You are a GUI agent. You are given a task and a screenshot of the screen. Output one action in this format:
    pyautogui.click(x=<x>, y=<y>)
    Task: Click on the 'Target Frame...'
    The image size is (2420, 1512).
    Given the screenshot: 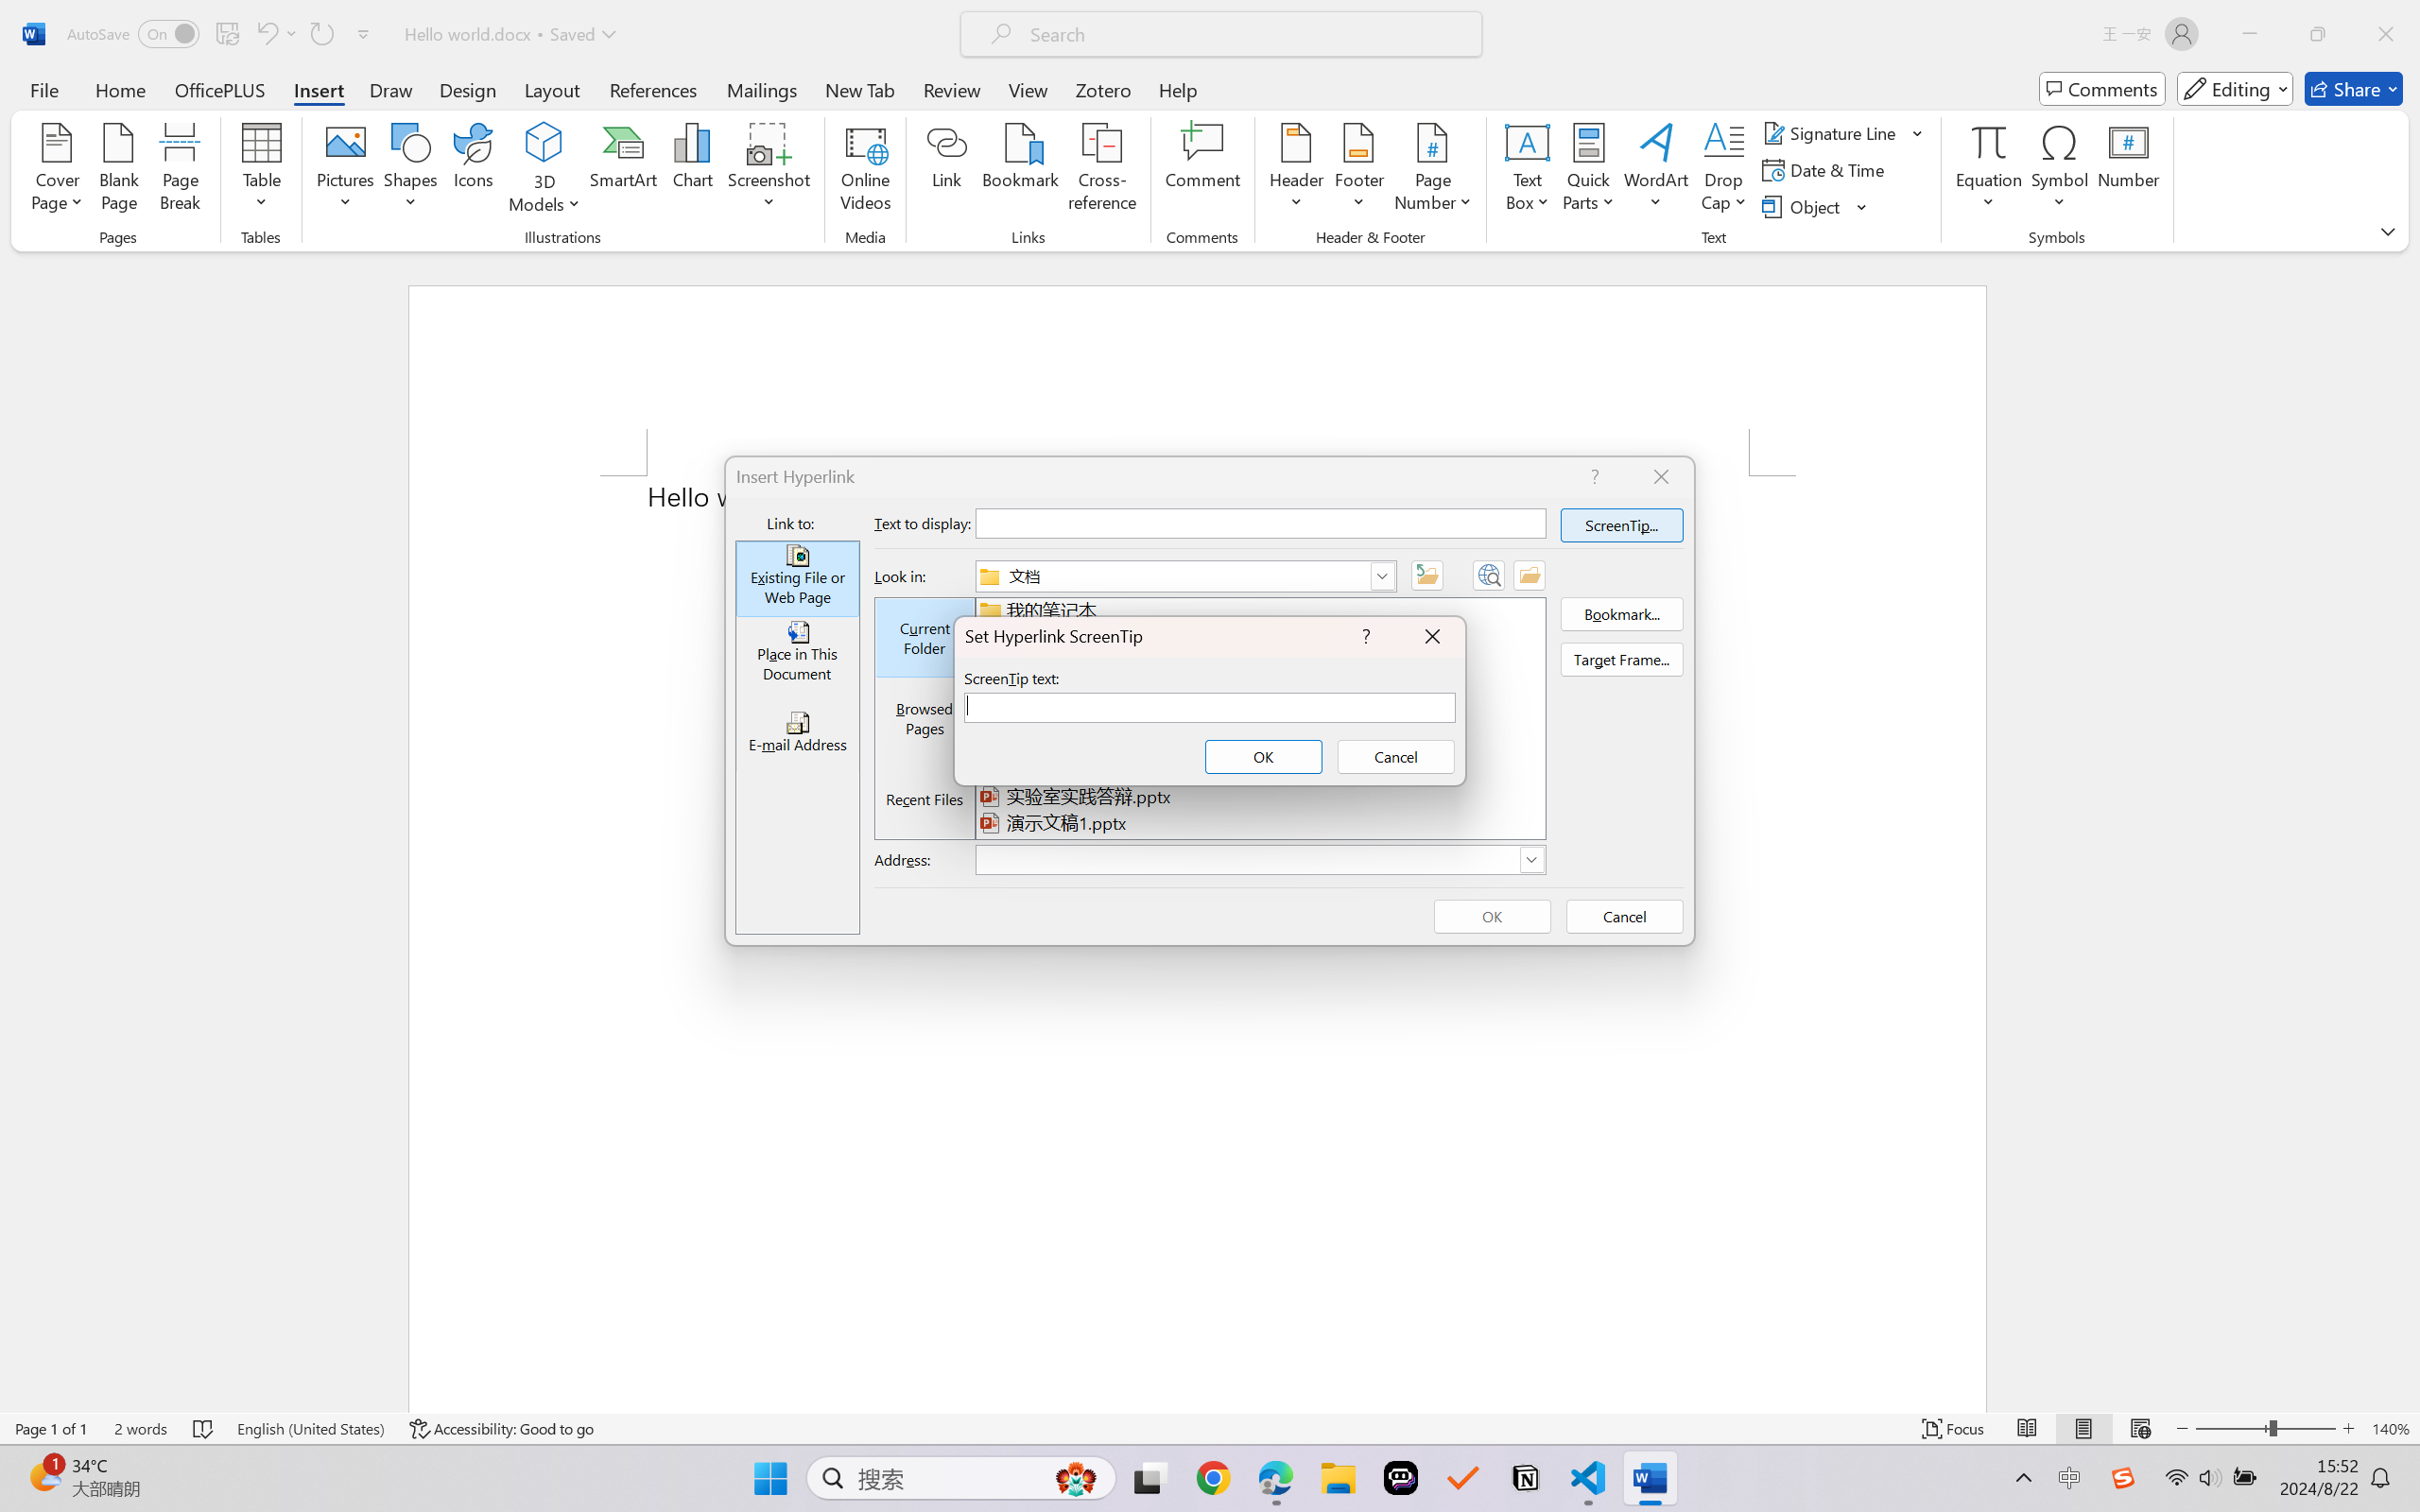 What is the action you would take?
    pyautogui.click(x=1621, y=659)
    